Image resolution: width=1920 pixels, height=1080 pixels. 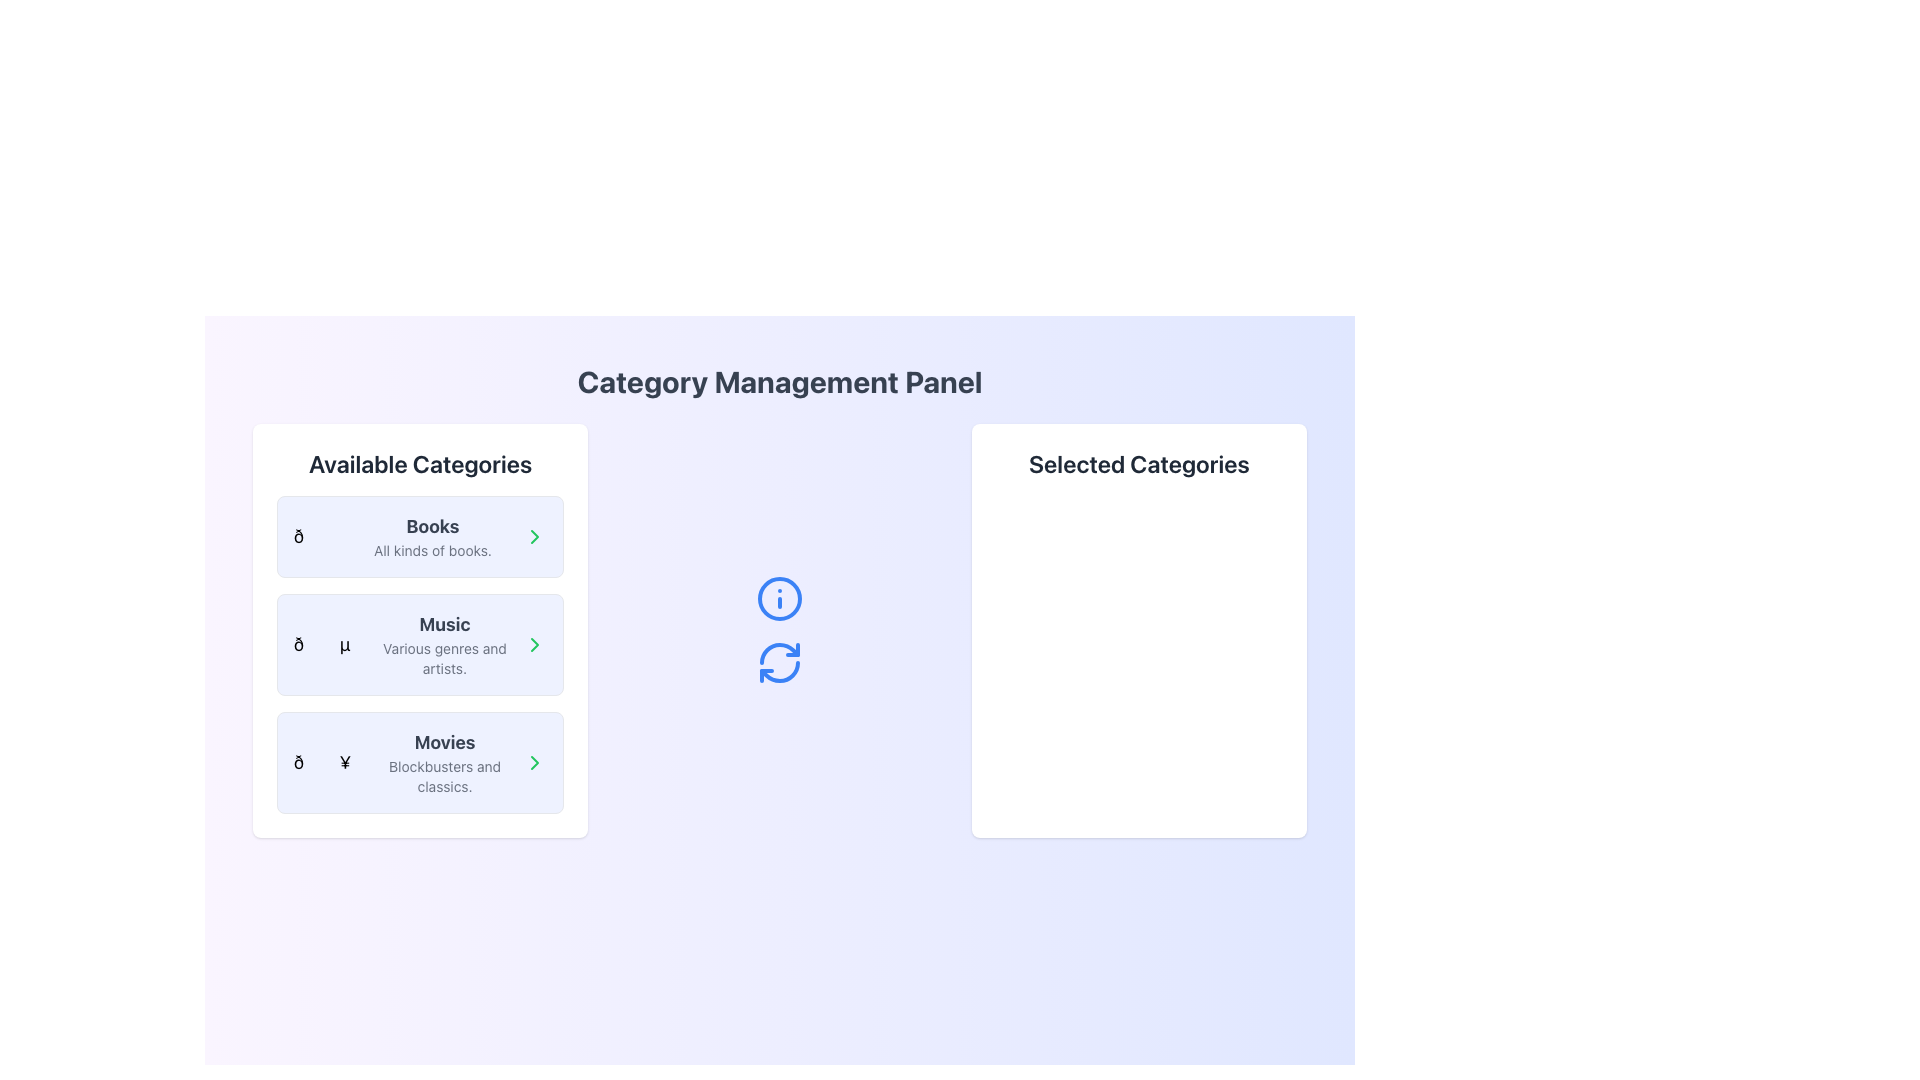 What do you see at coordinates (431, 551) in the screenshot?
I see `descriptive text 'All kinds of books.' located beneath the bold 'Books' label in the first category card of the 'Available Categories' column` at bounding box center [431, 551].